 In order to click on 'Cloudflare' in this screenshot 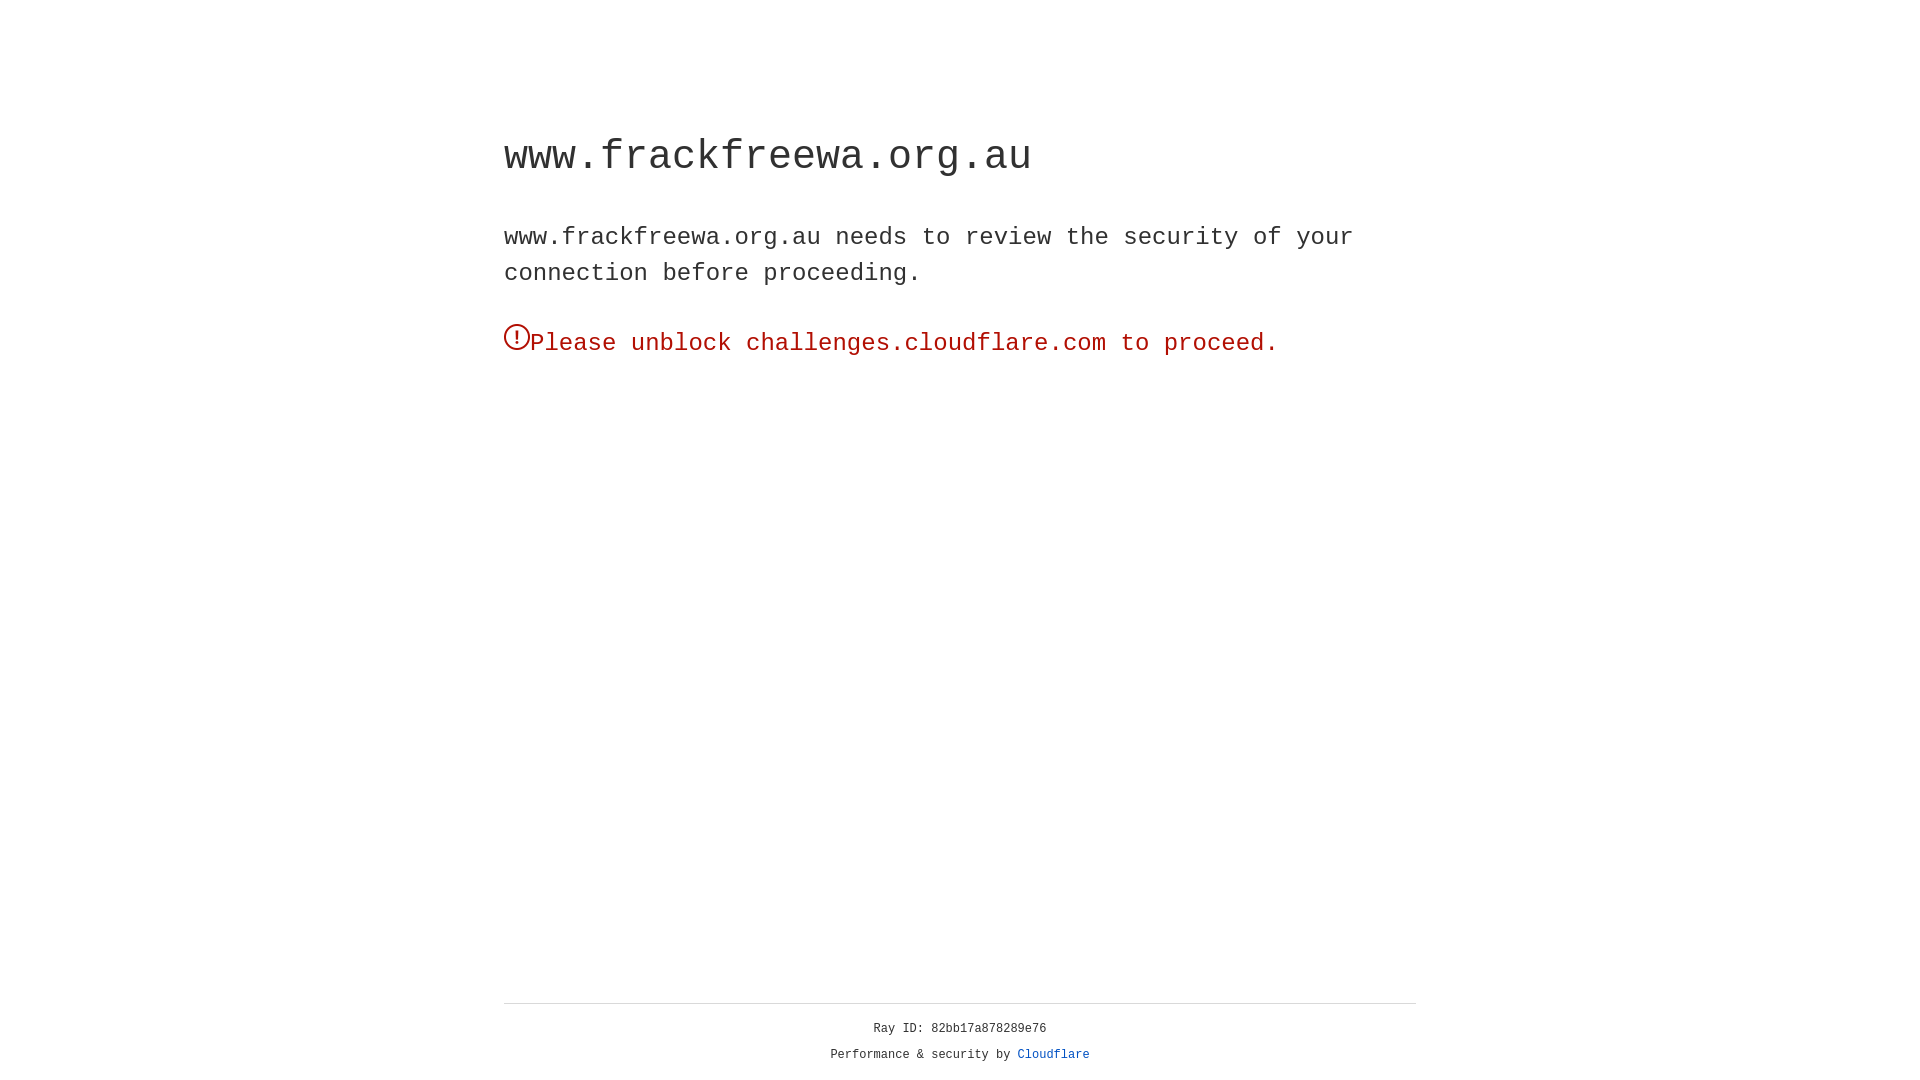, I will do `click(1017, 1054)`.